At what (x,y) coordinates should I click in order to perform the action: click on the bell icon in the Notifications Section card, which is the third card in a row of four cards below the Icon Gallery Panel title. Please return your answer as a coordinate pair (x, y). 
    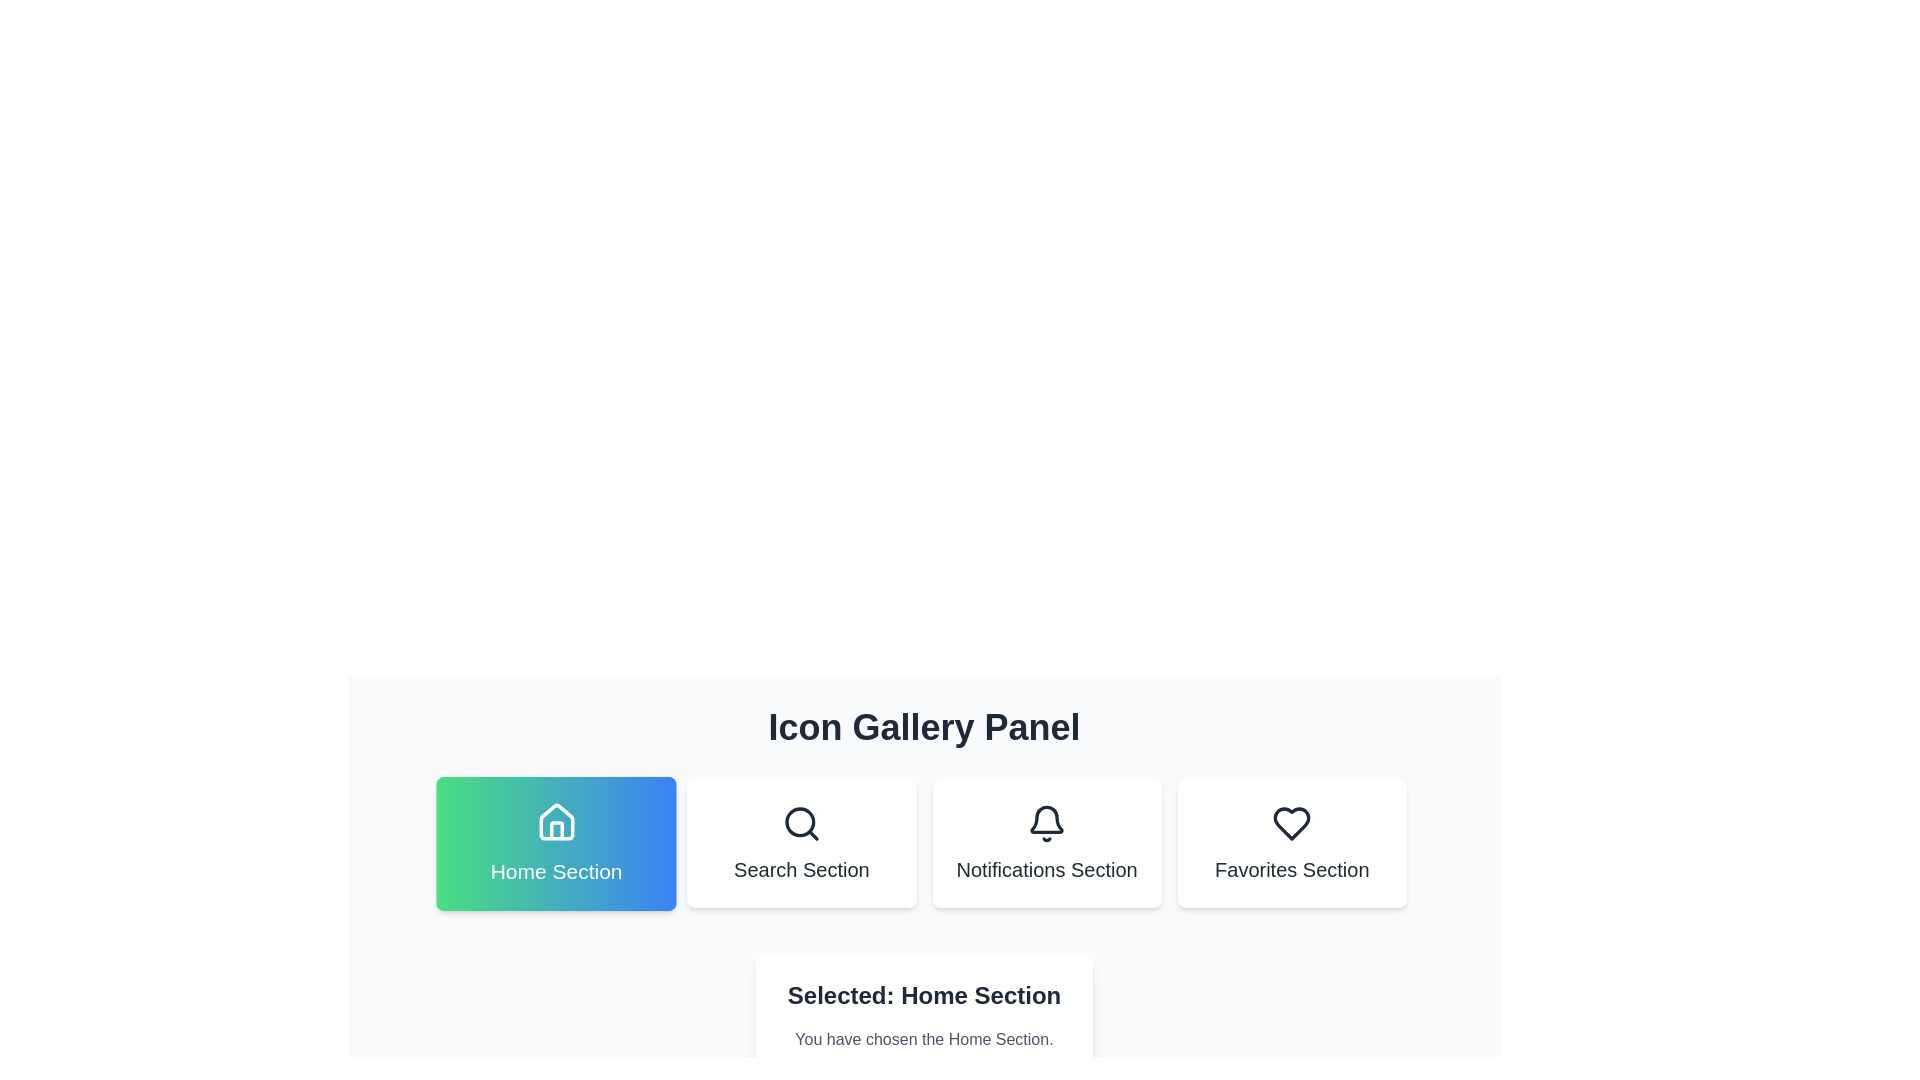
    Looking at the image, I should click on (1046, 824).